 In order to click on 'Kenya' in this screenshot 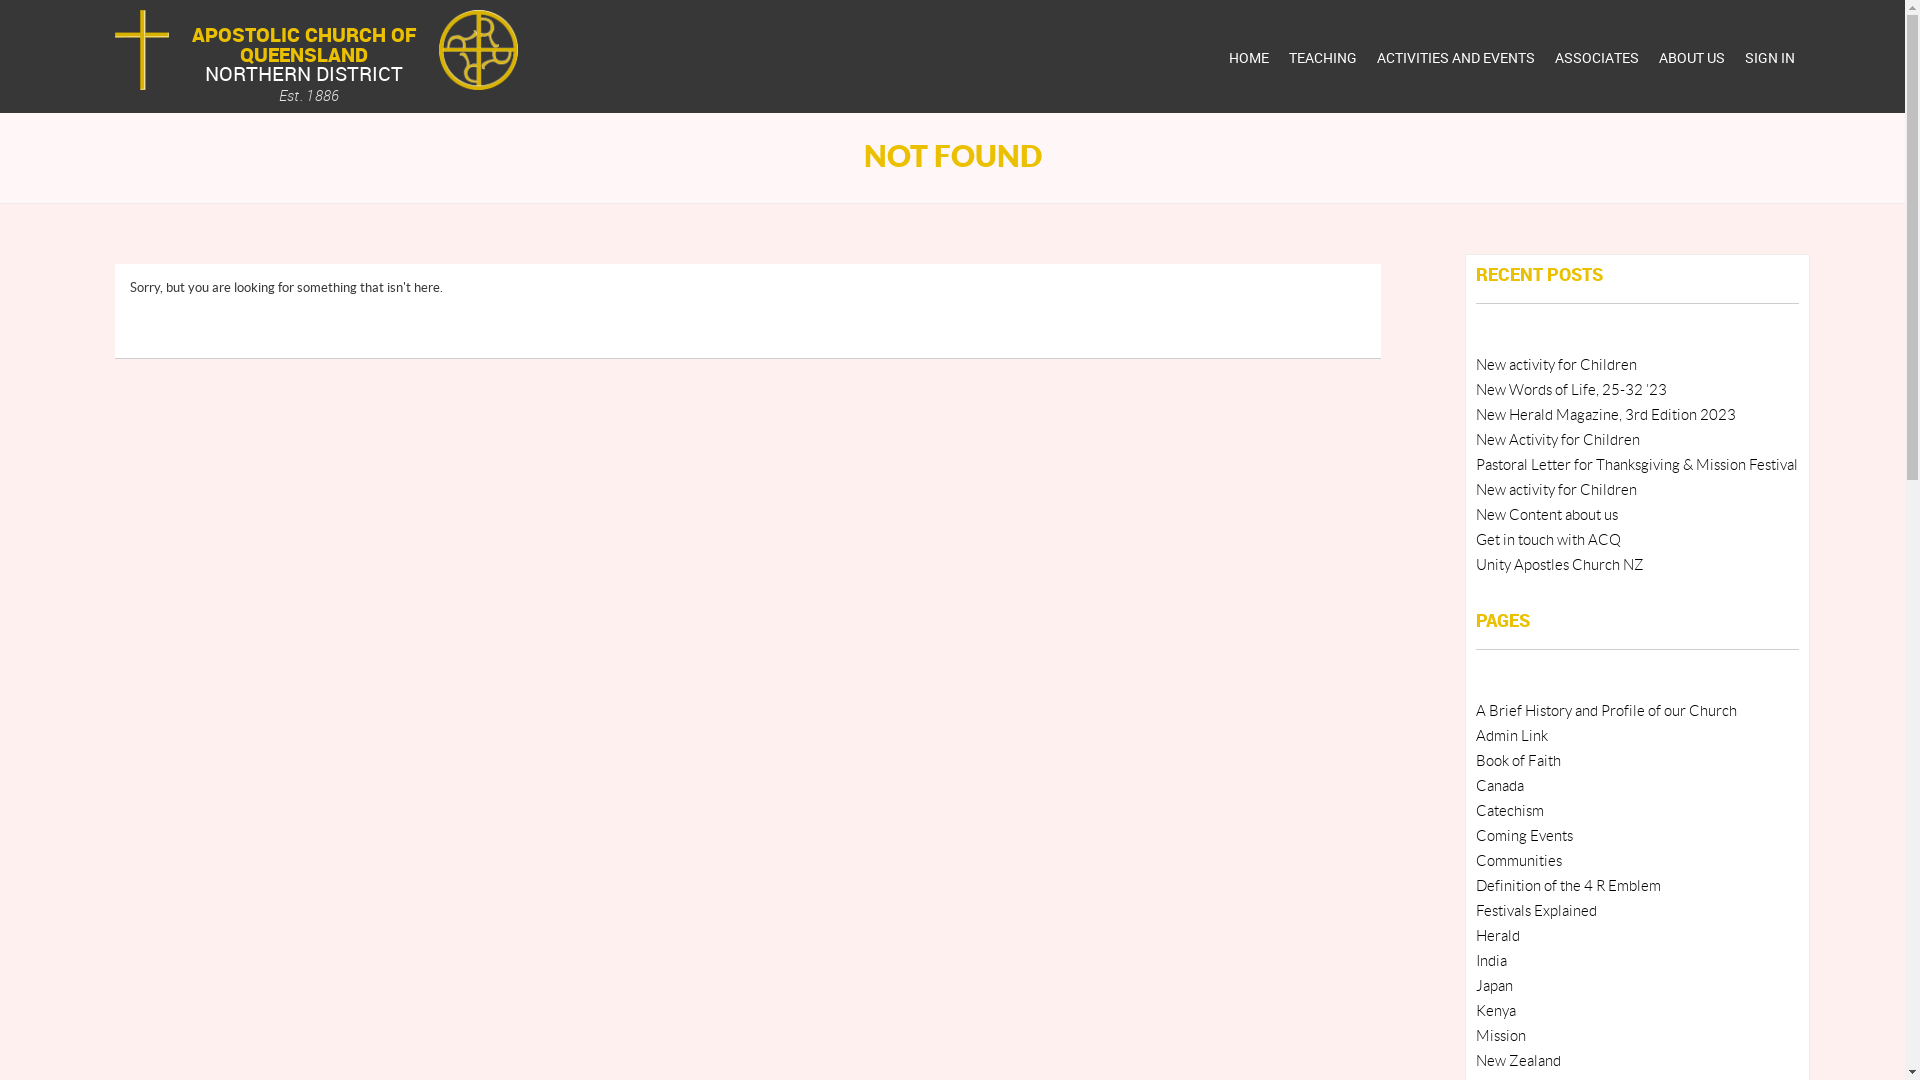, I will do `click(1496, 1011)`.